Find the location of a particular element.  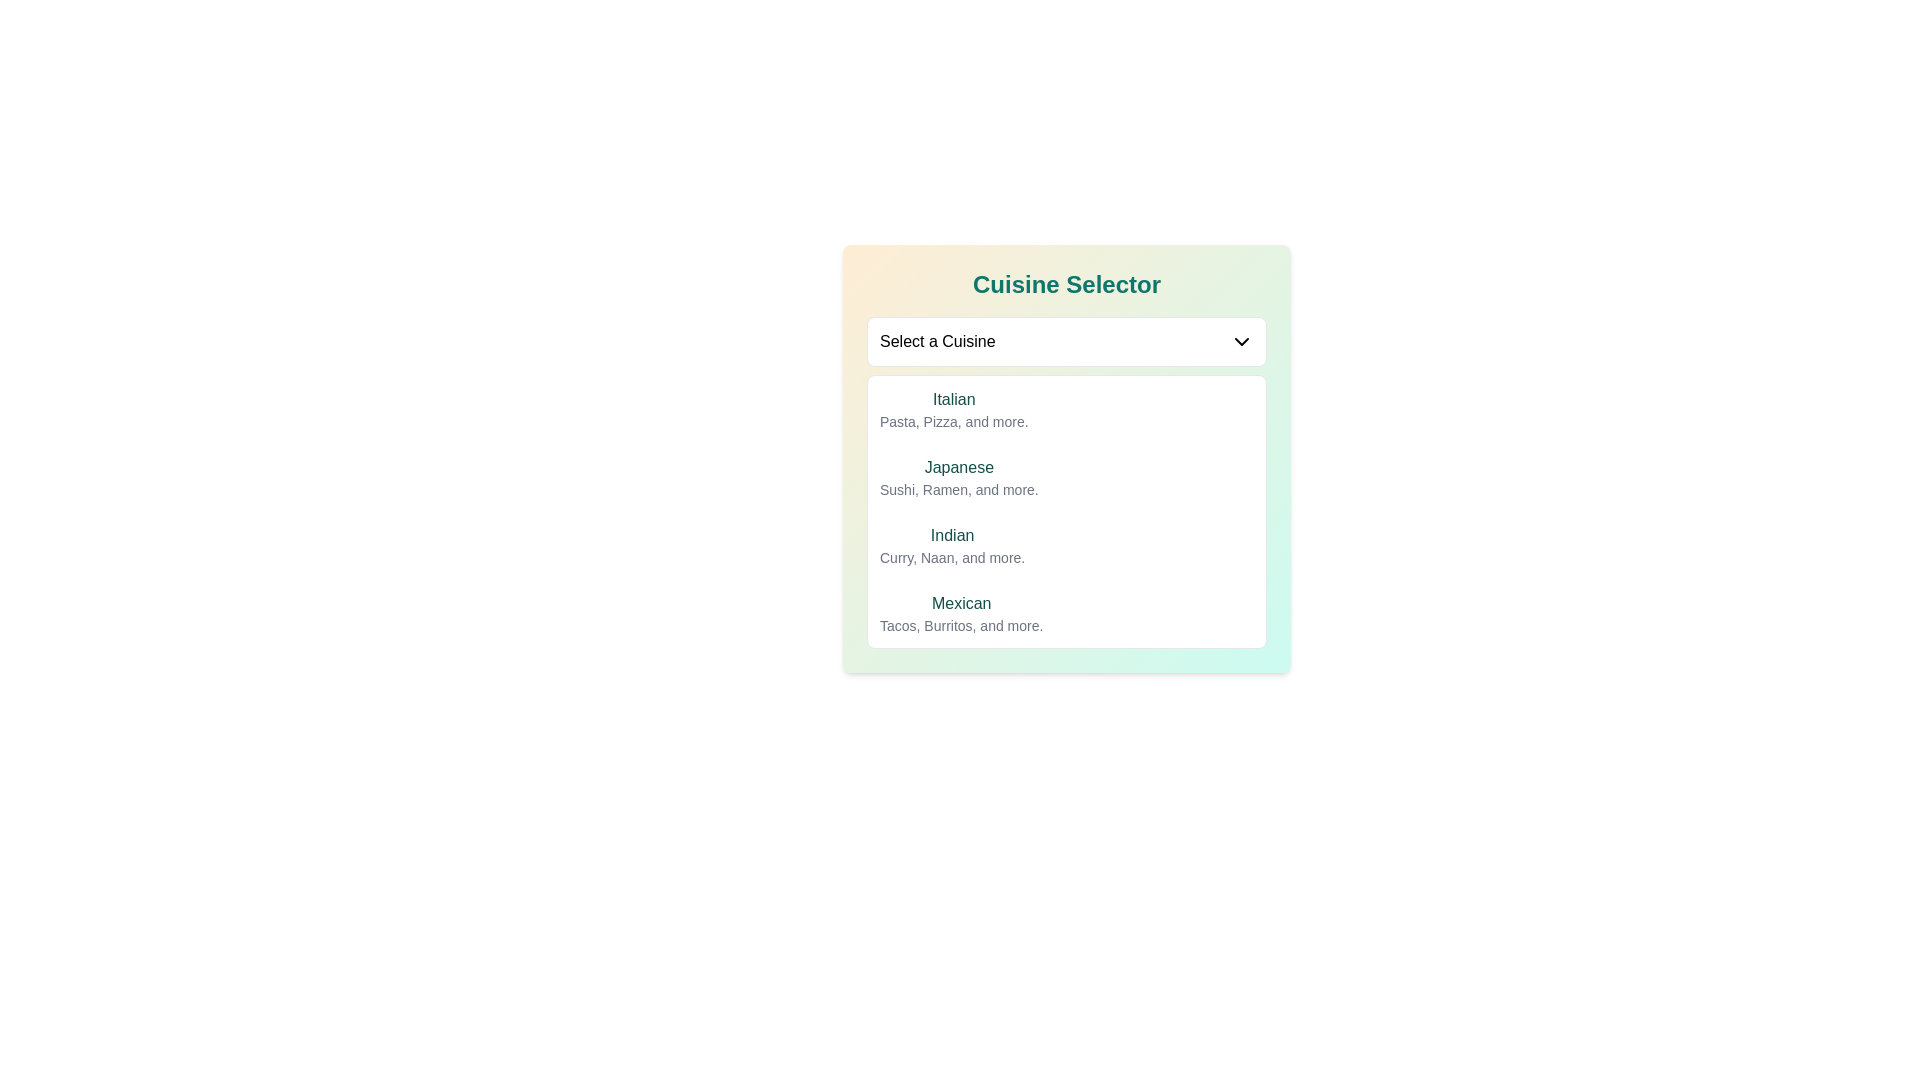

the Dropdown Menu labeled 'Select a Cuisine' is located at coordinates (1065, 341).